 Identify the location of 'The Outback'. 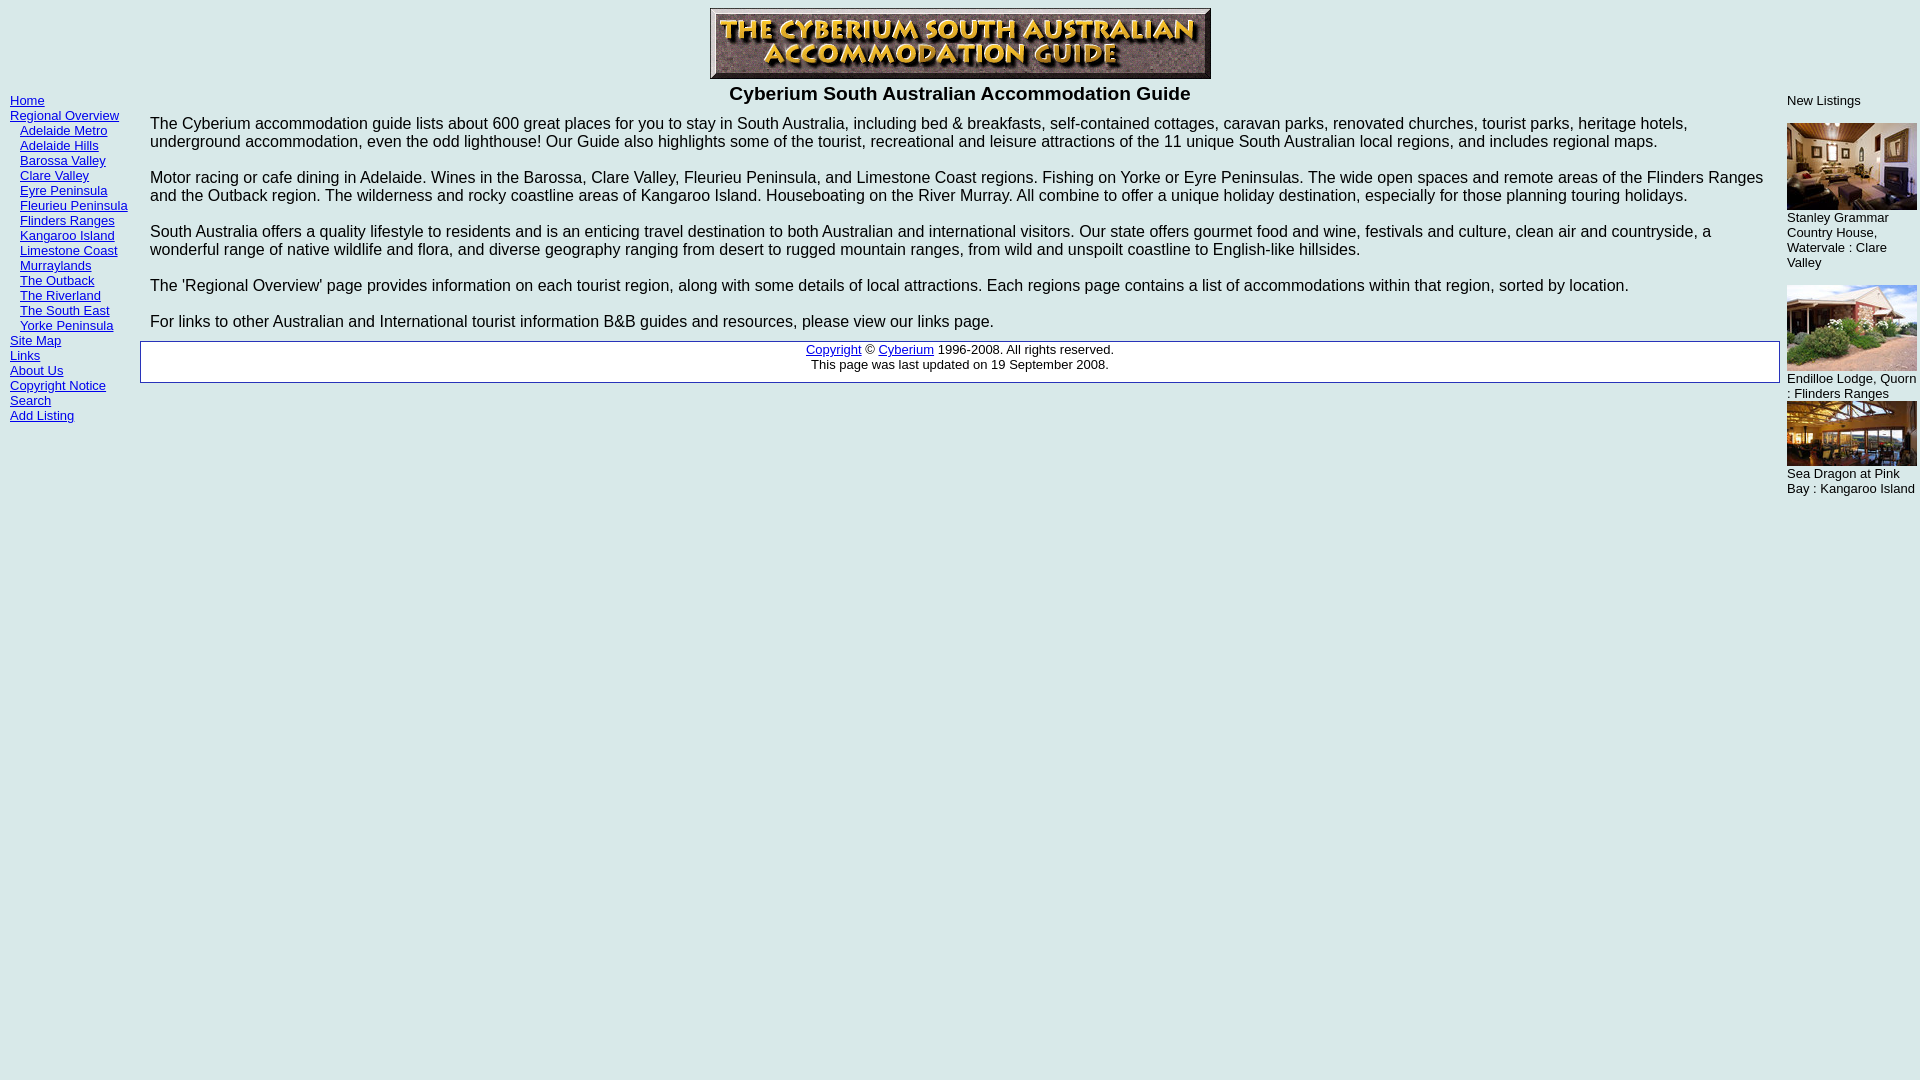
(57, 280).